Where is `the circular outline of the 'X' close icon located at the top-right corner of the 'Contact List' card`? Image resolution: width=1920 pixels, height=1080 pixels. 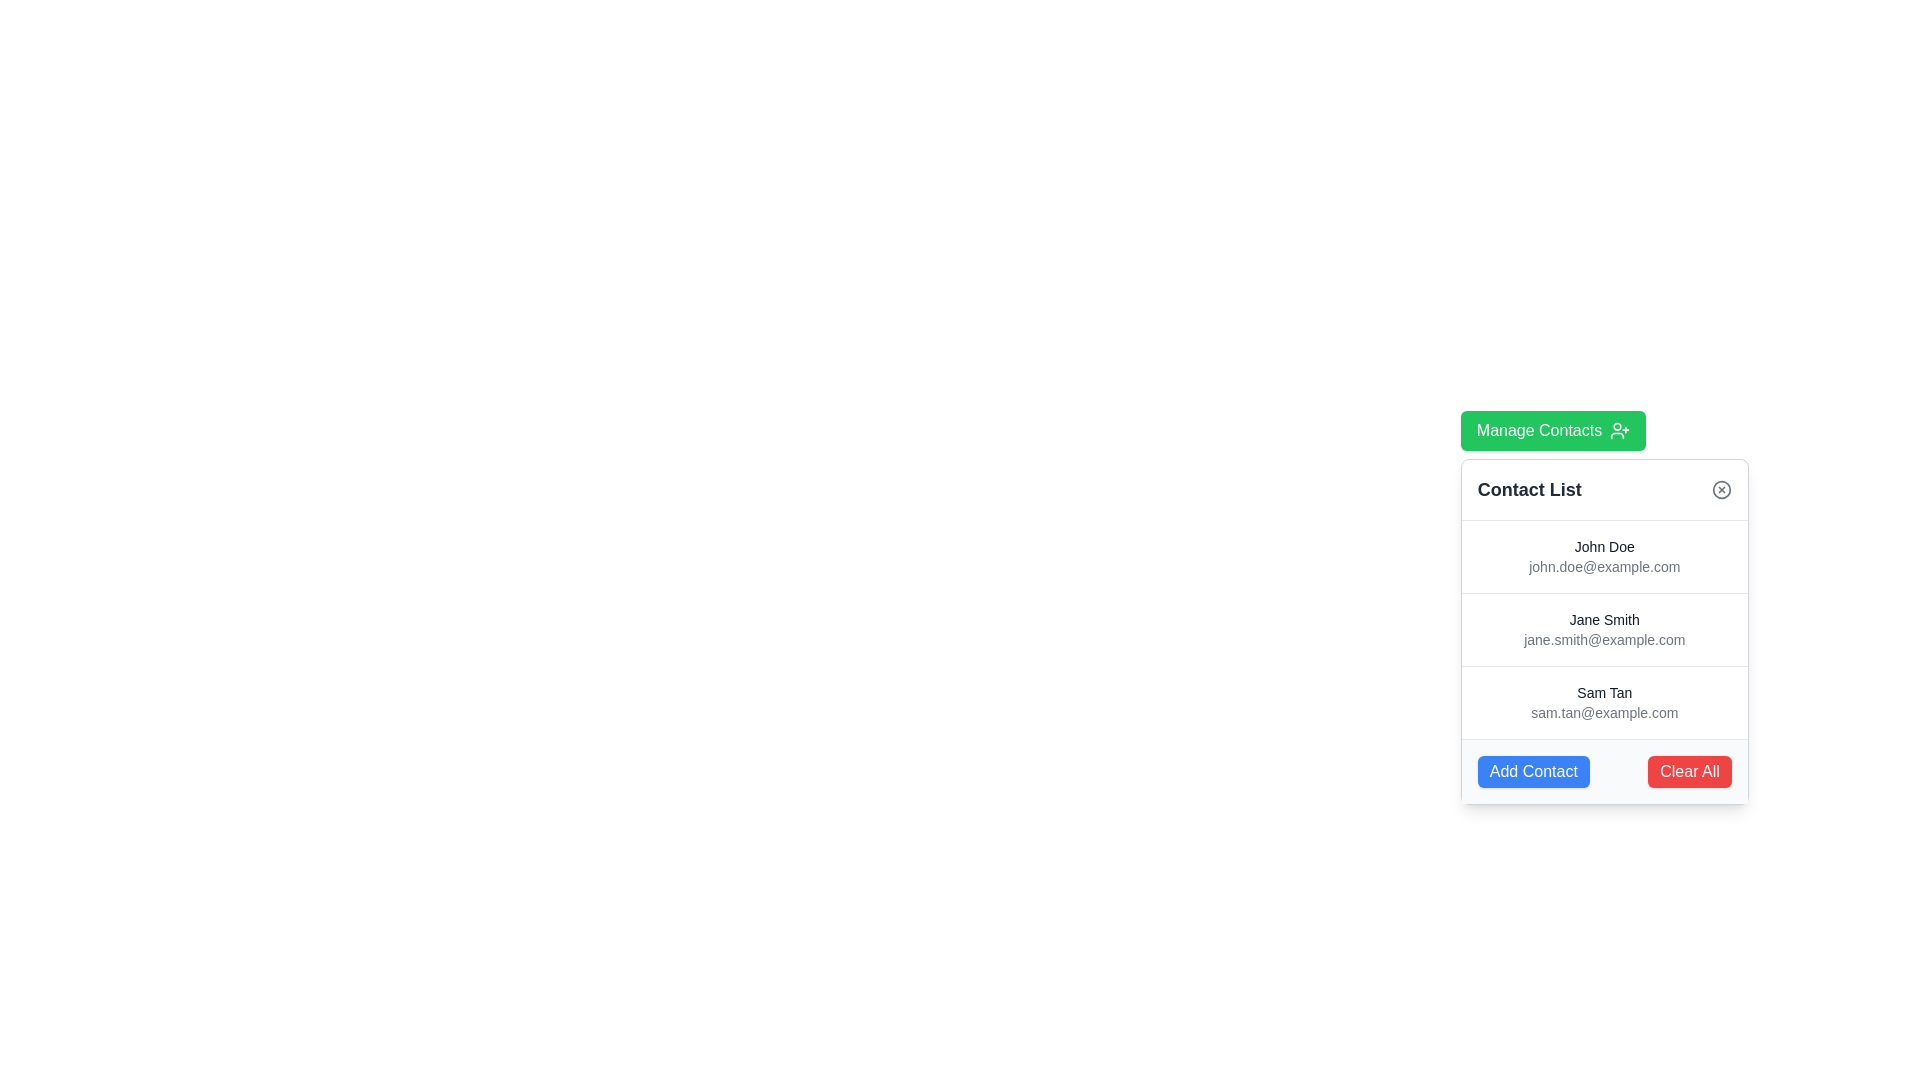
the circular outline of the 'X' close icon located at the top-right corner of the 'Contact List' card is located at coordinates (1720, 489).